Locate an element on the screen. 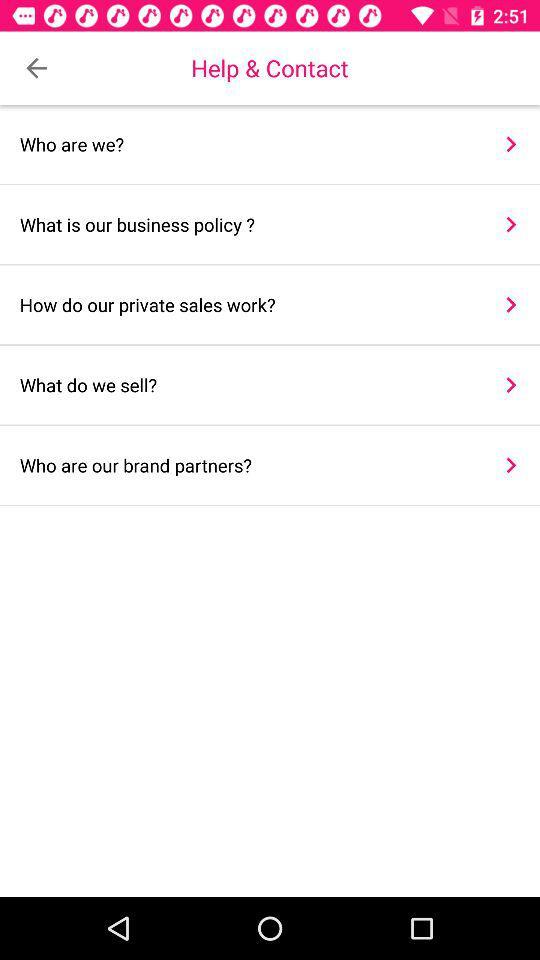  icon next to help & contact item is located at coordinates (36, 68).